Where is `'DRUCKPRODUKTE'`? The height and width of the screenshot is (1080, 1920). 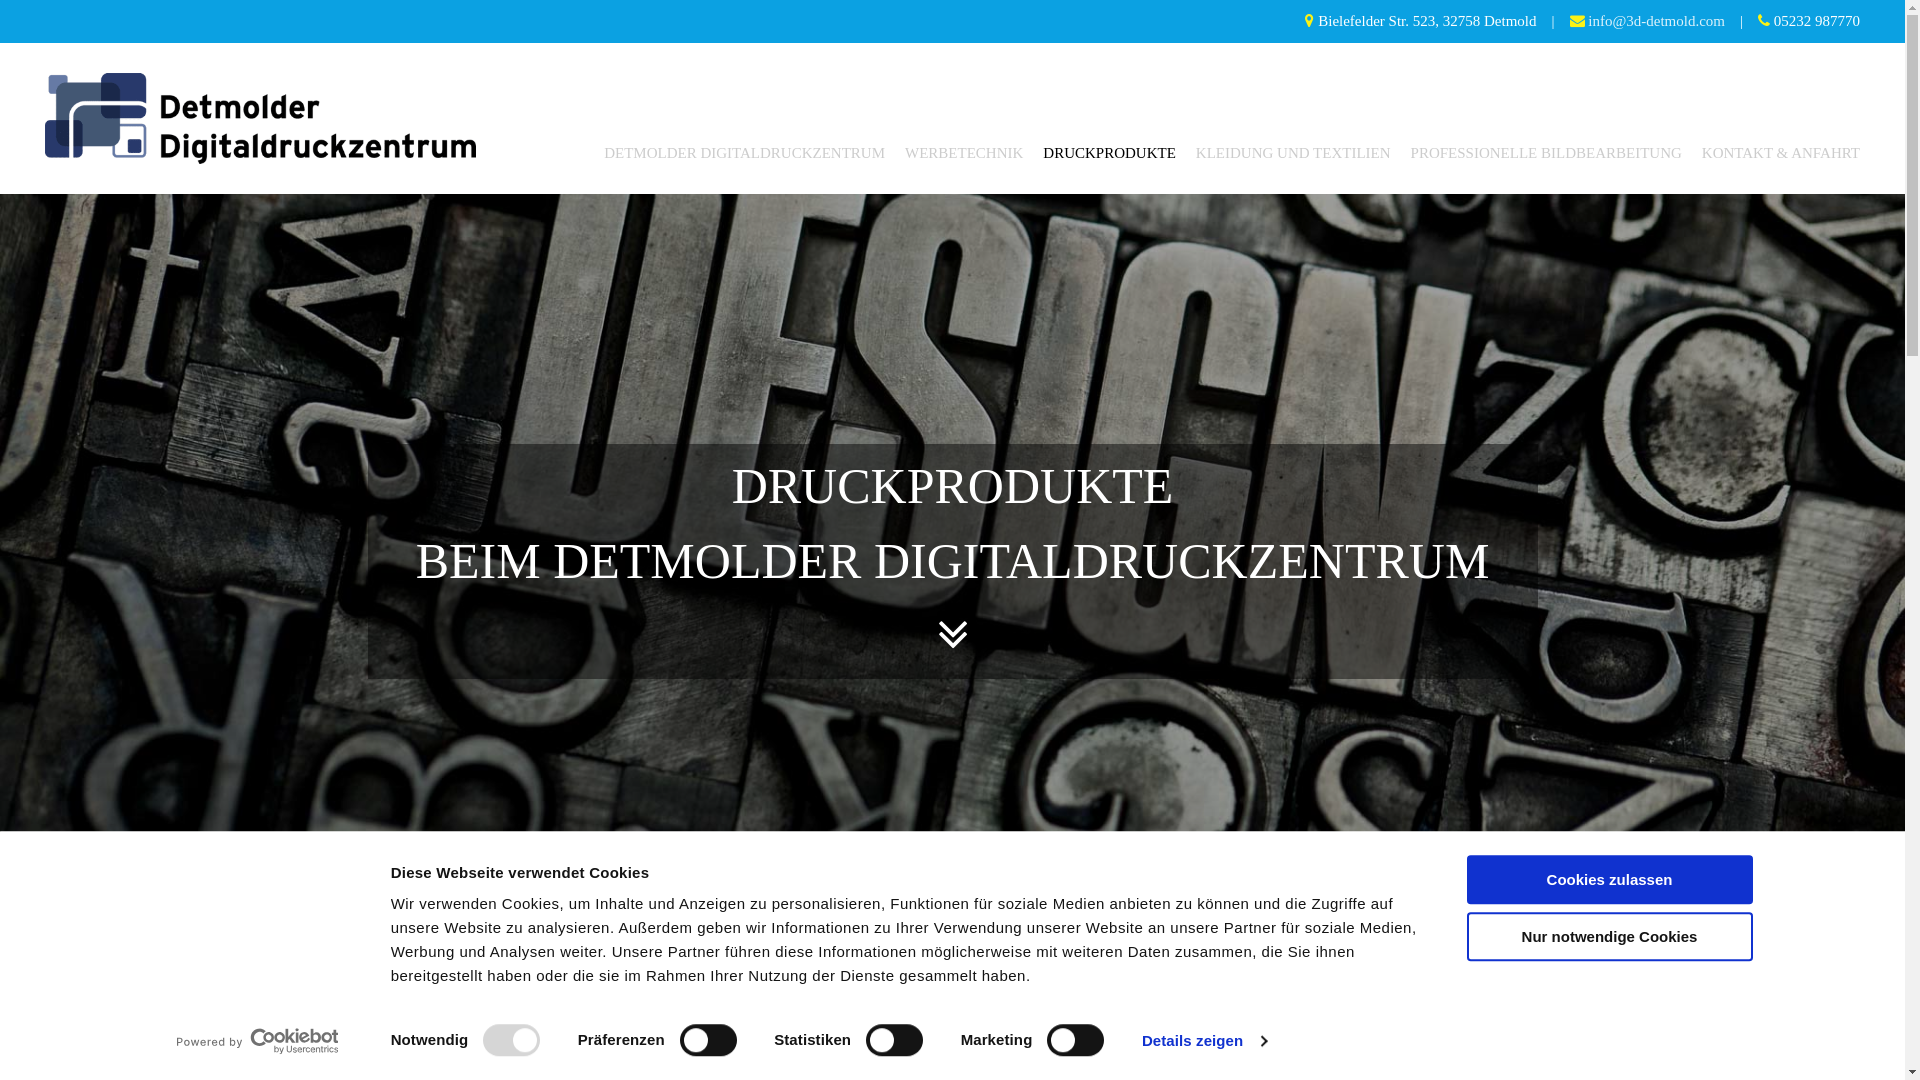
'DRUCKPRODUKTE' is located at coordinates (1098, 153).